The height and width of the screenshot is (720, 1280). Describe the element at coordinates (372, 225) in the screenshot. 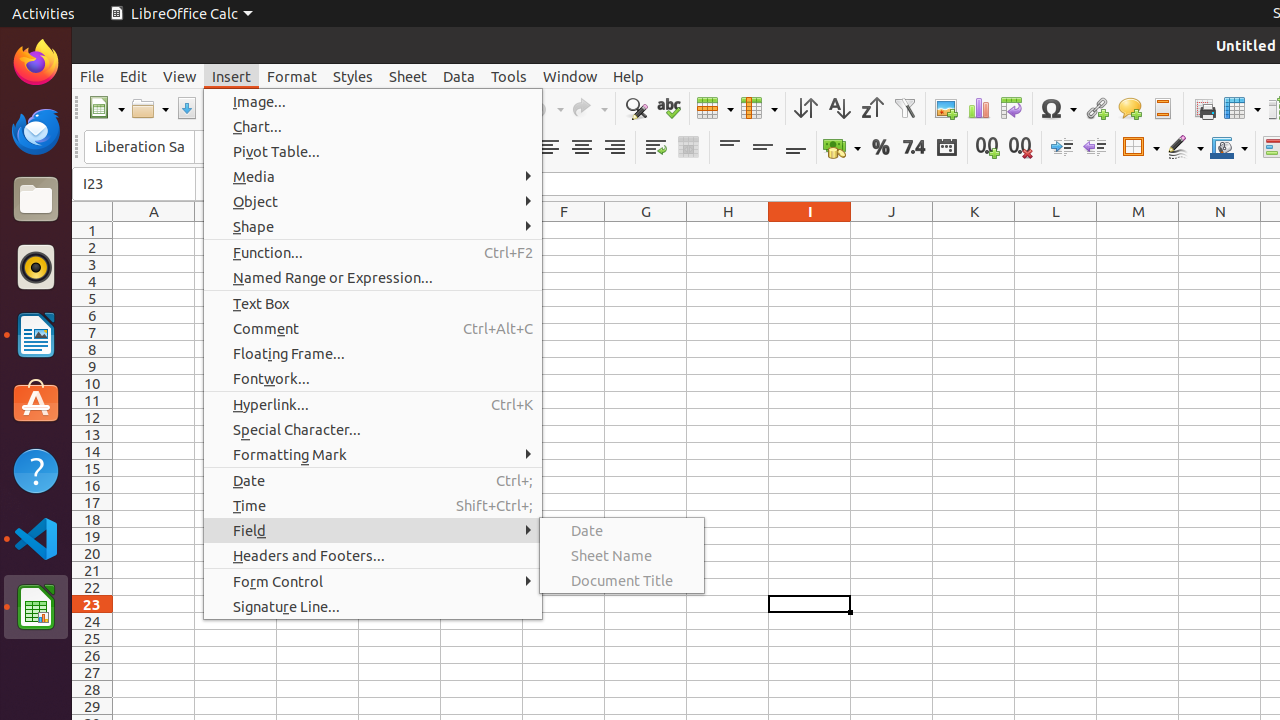

I see `'Shape'` at that location.